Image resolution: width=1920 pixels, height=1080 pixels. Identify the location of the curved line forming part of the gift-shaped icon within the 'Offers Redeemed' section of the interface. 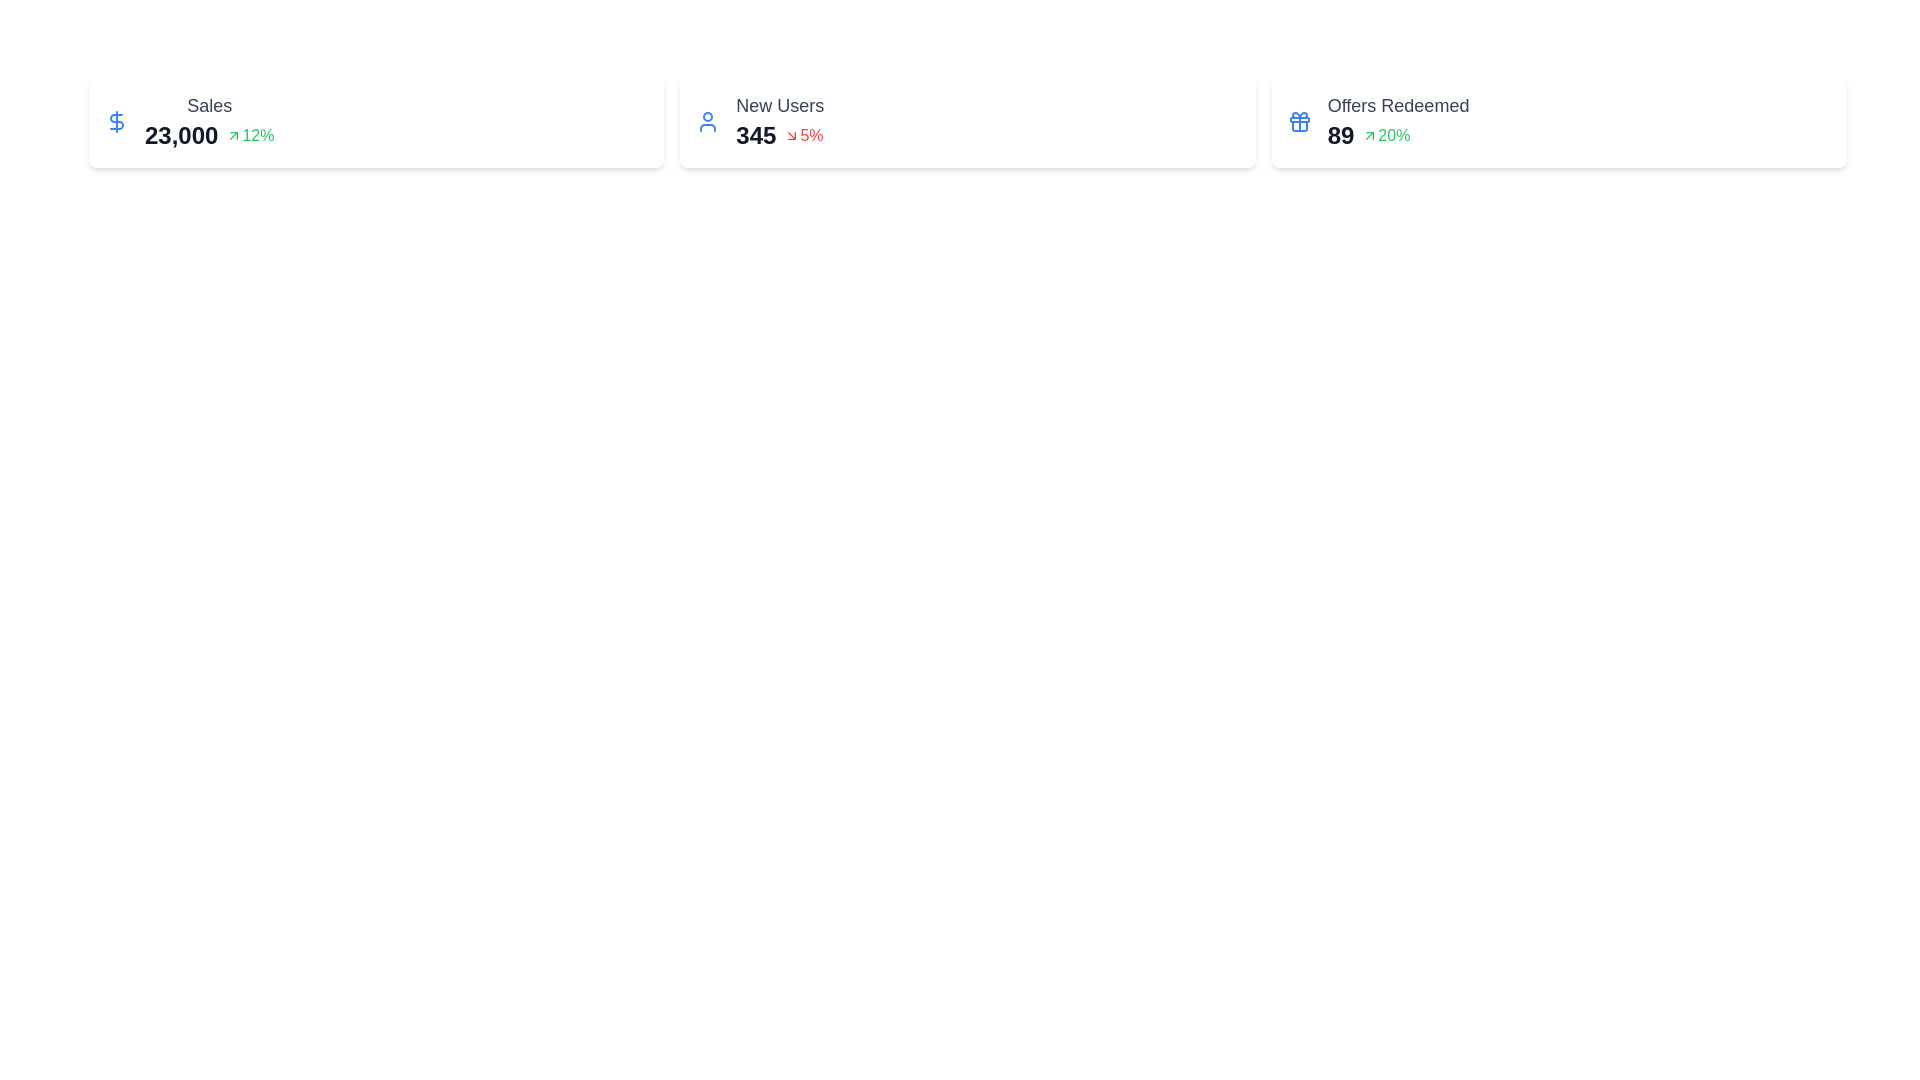
(1299, 126).